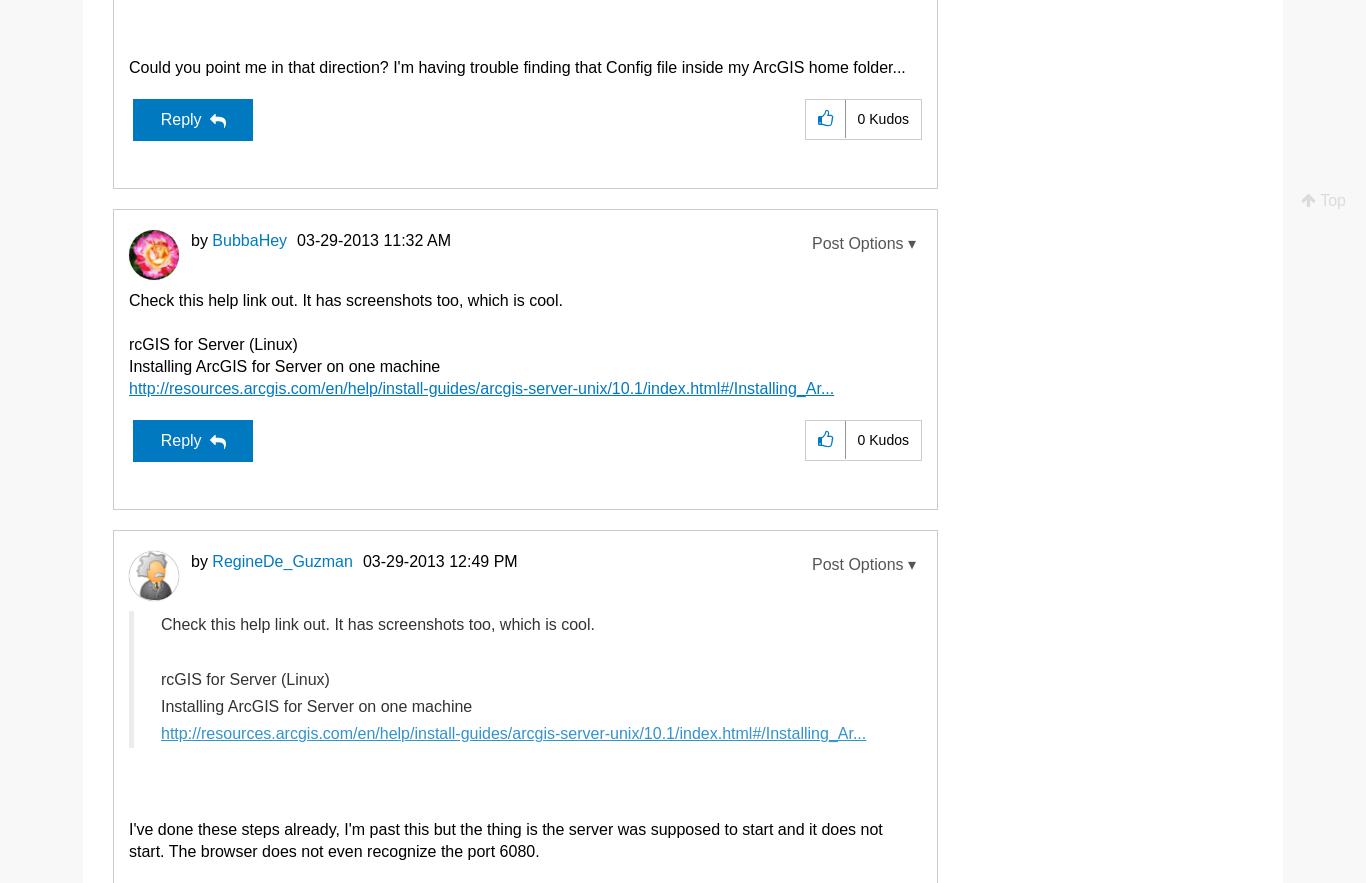 The height and width of the screenshot is (883, 1366). Describe the element at coordinates (483, 560) in the screenshot. I see `'12:49 PM'` at that location.